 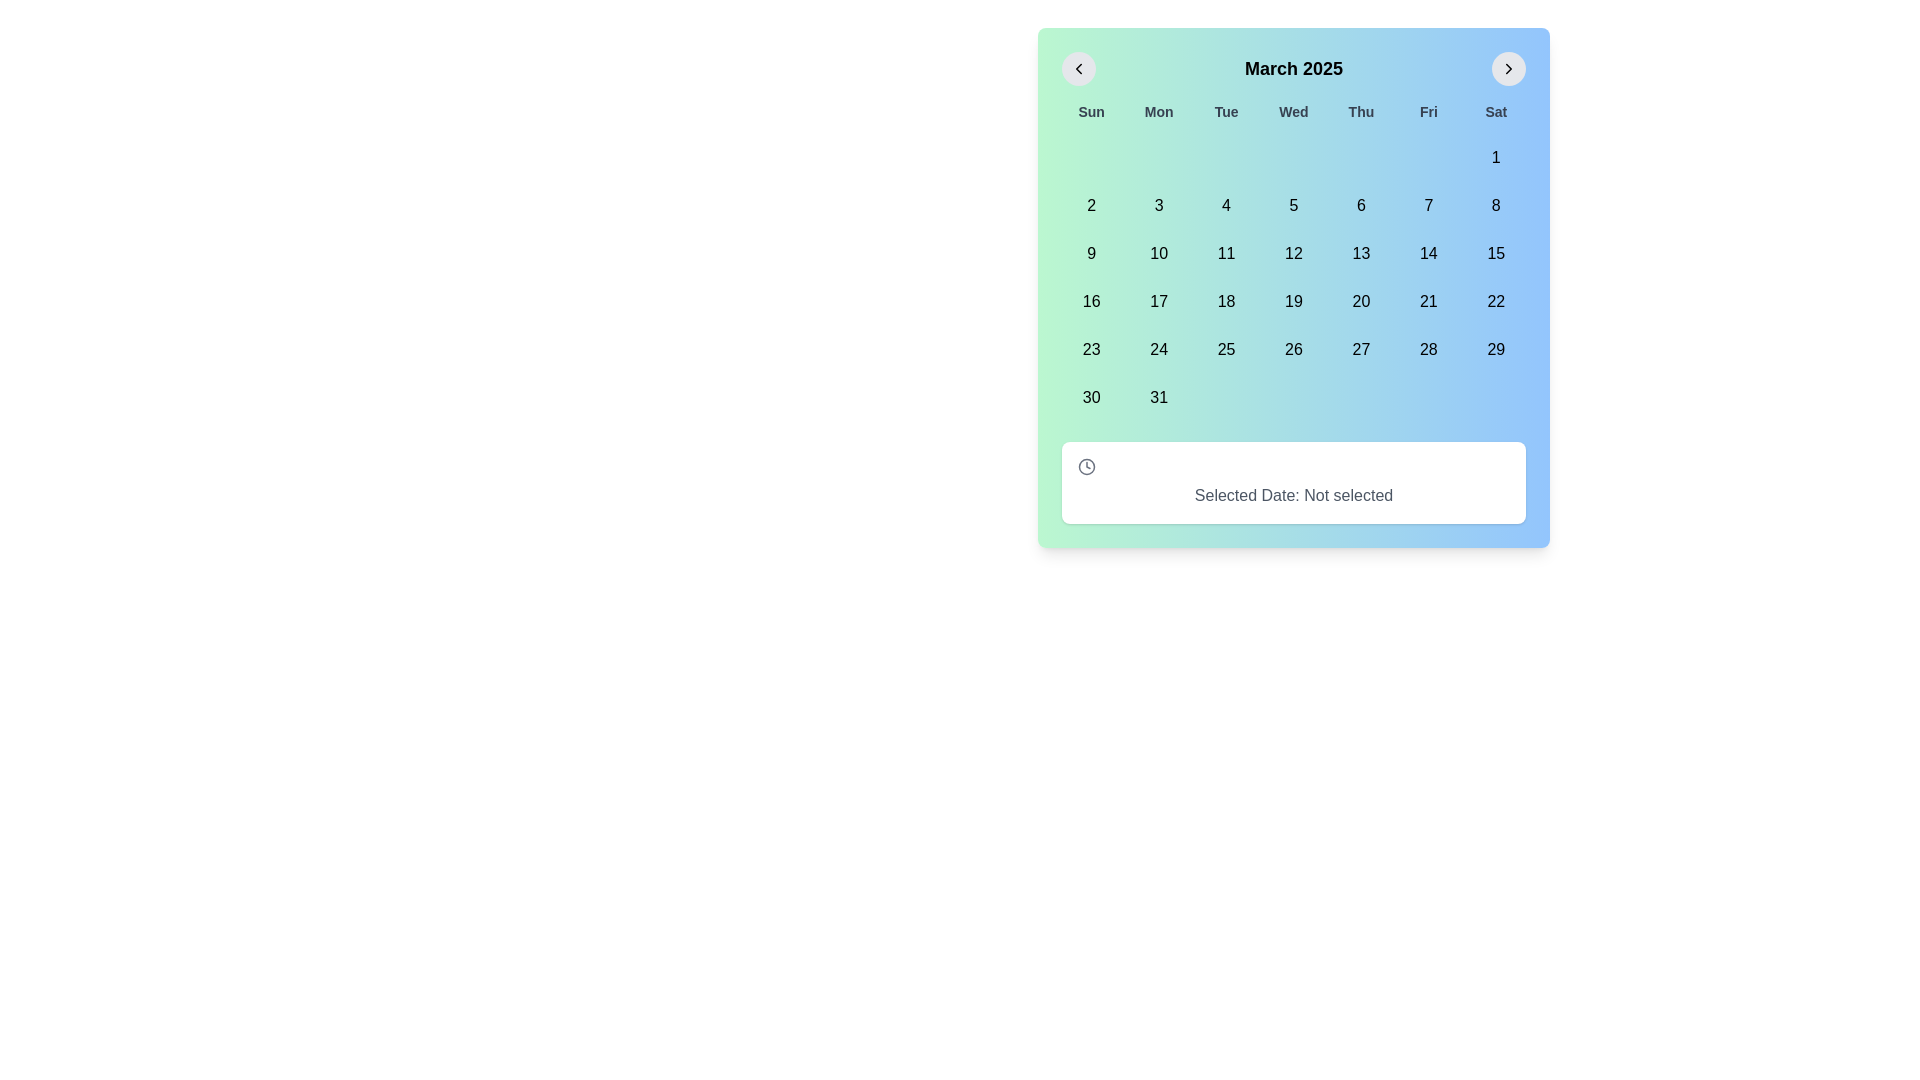 What do you see at coordinates (1360, 301) in the screenshot?
I see `the calendar date button displaying '20'` at bounding box center [1360, 301].